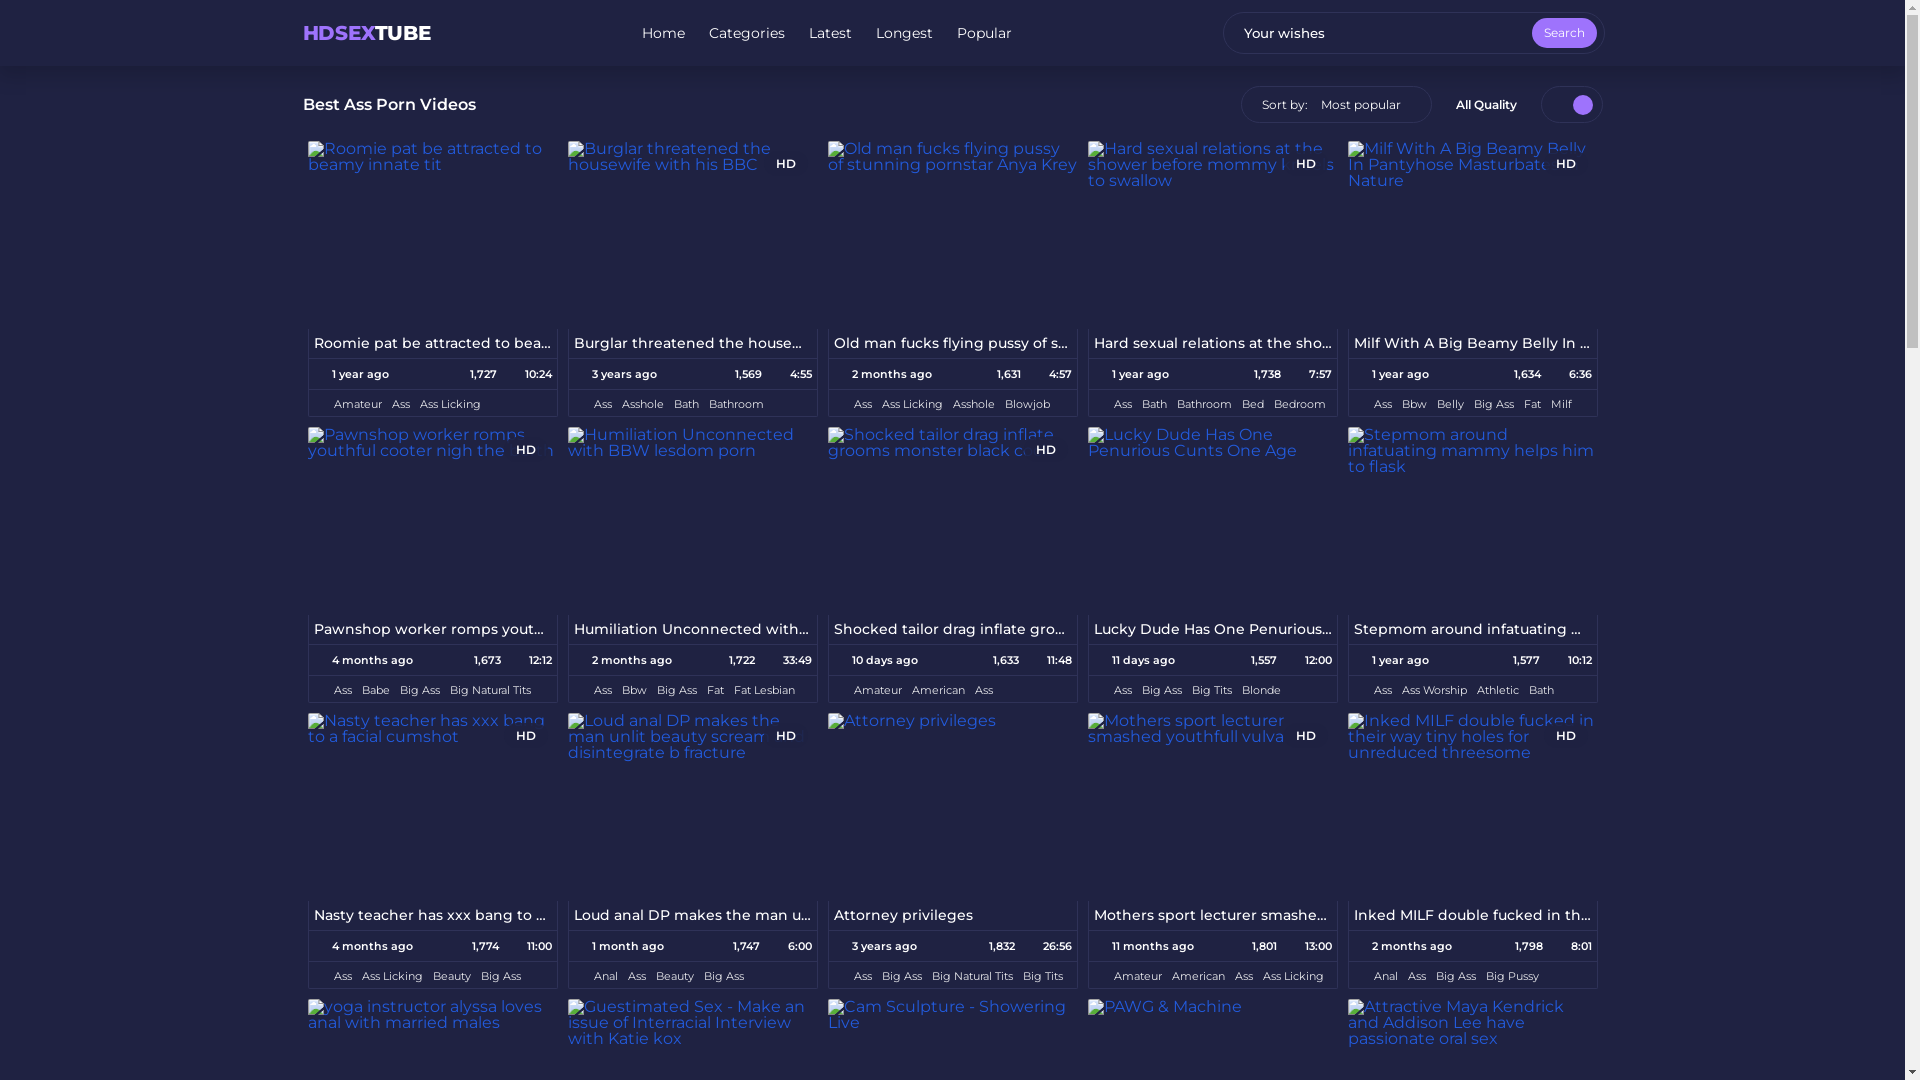 The image size is (1920, 1080). What do you see at coordinates (1433, 689) in the screenshot?
I see `'Ass Worship'` at bounding box center [1433, 689].